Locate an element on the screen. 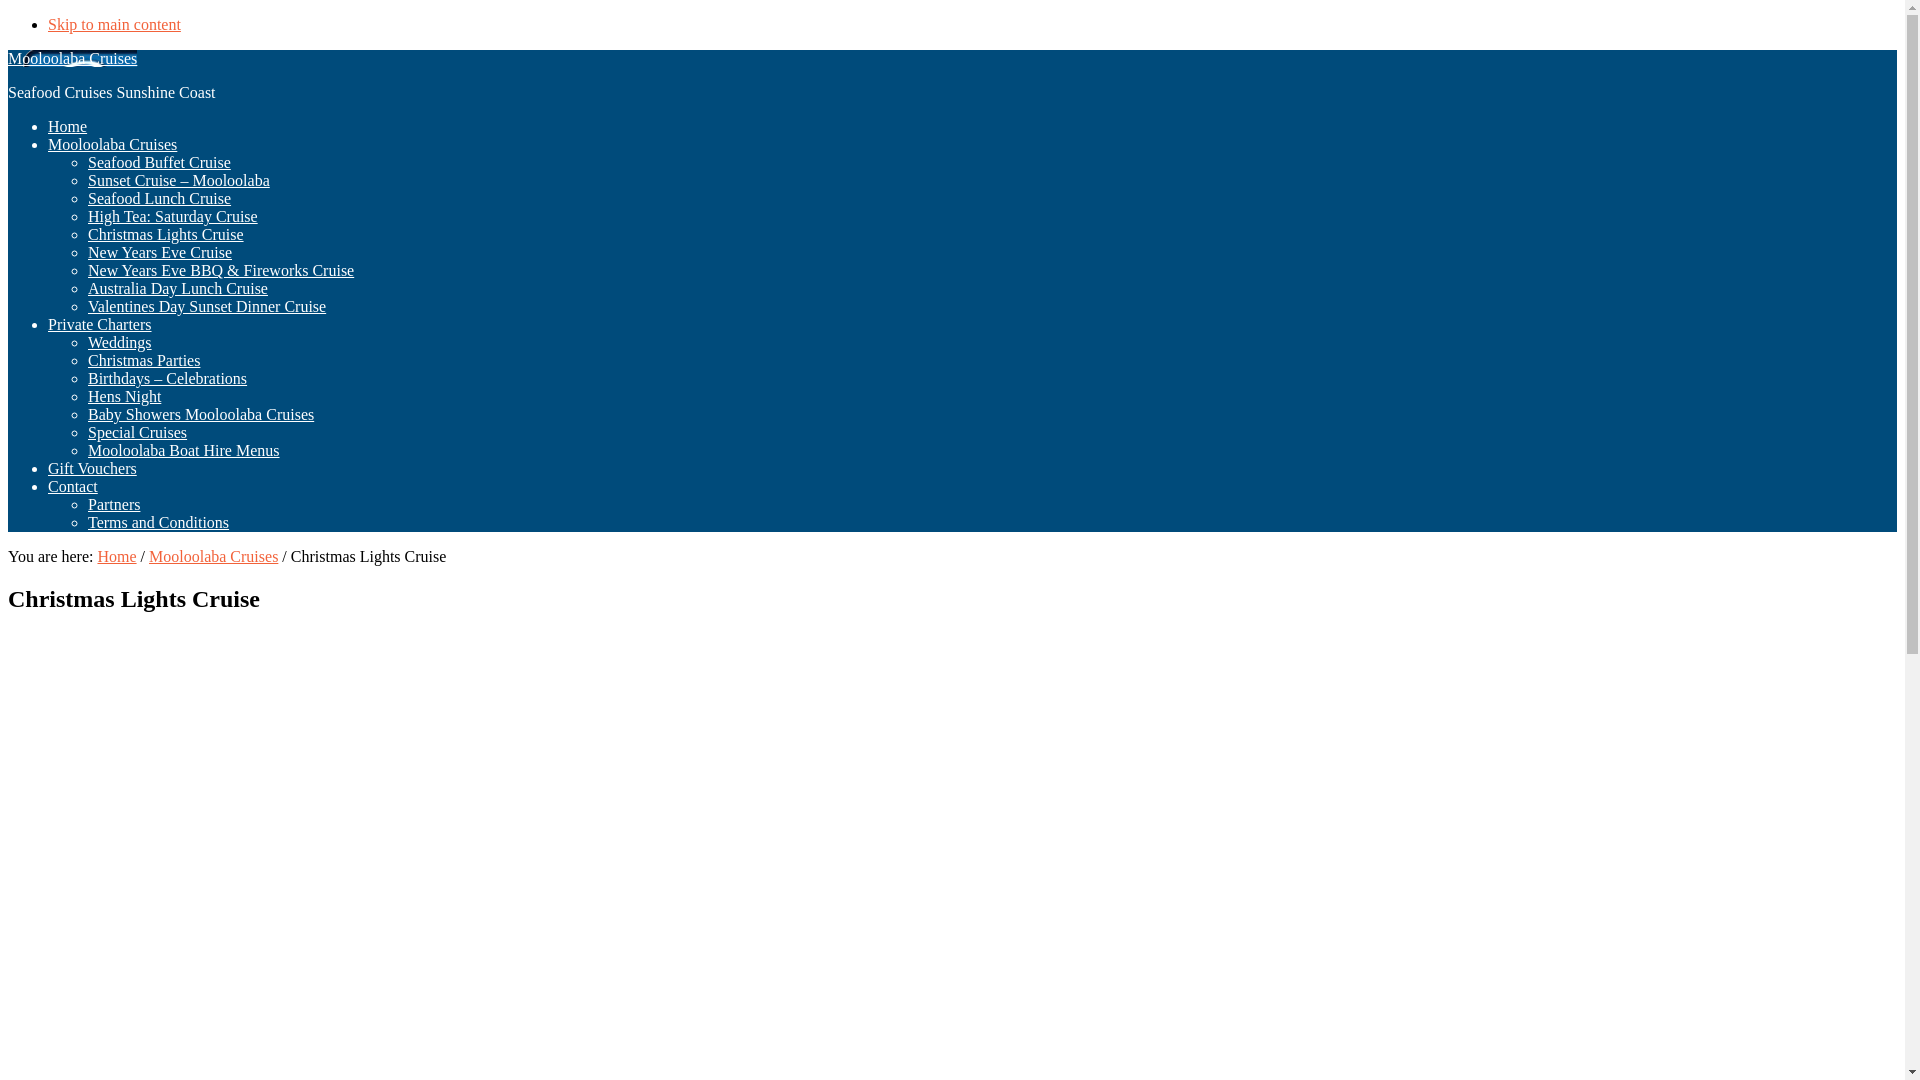 Image resolution: width=1920 pixels, height=1080 pixels. 'Mooloolaba Cruises' is located at coordinates (72, 57).